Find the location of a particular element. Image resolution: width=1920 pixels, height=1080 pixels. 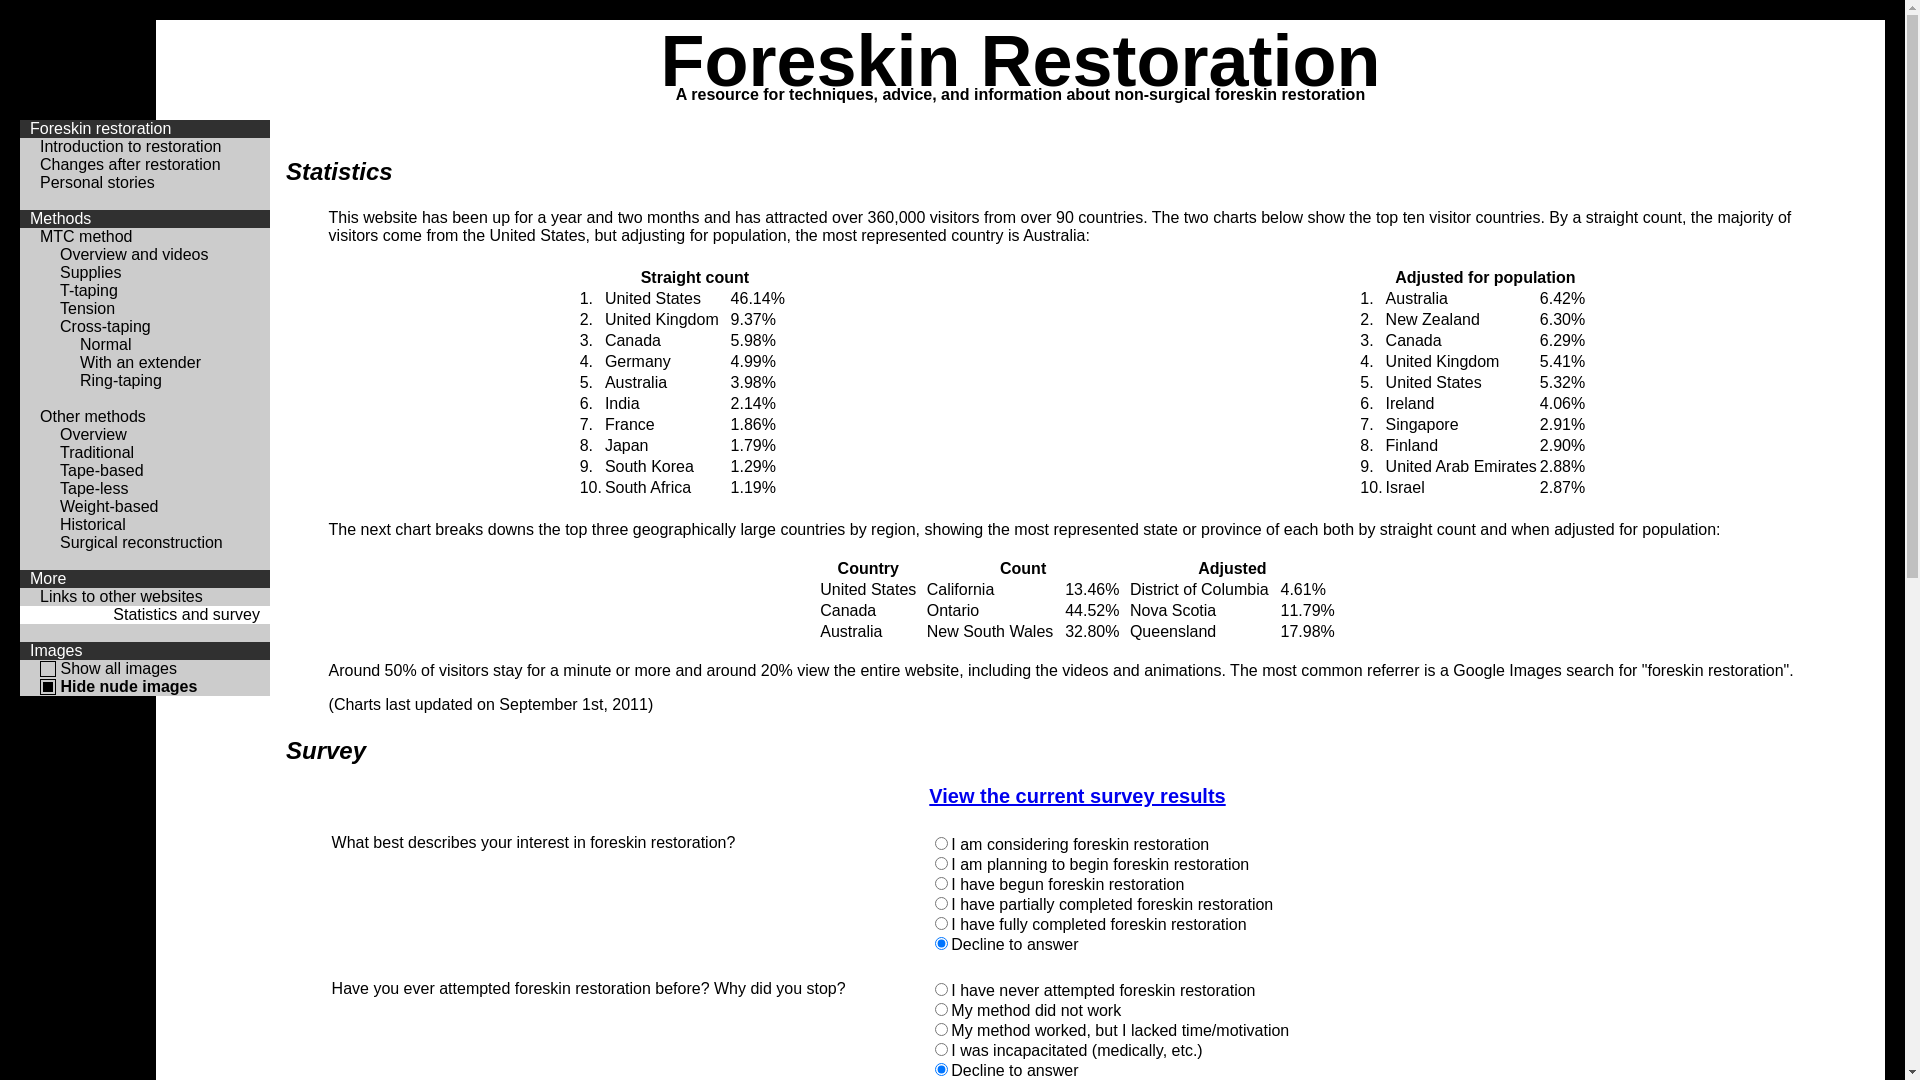

'Overview and videos' is located at coordinates (133, 253).